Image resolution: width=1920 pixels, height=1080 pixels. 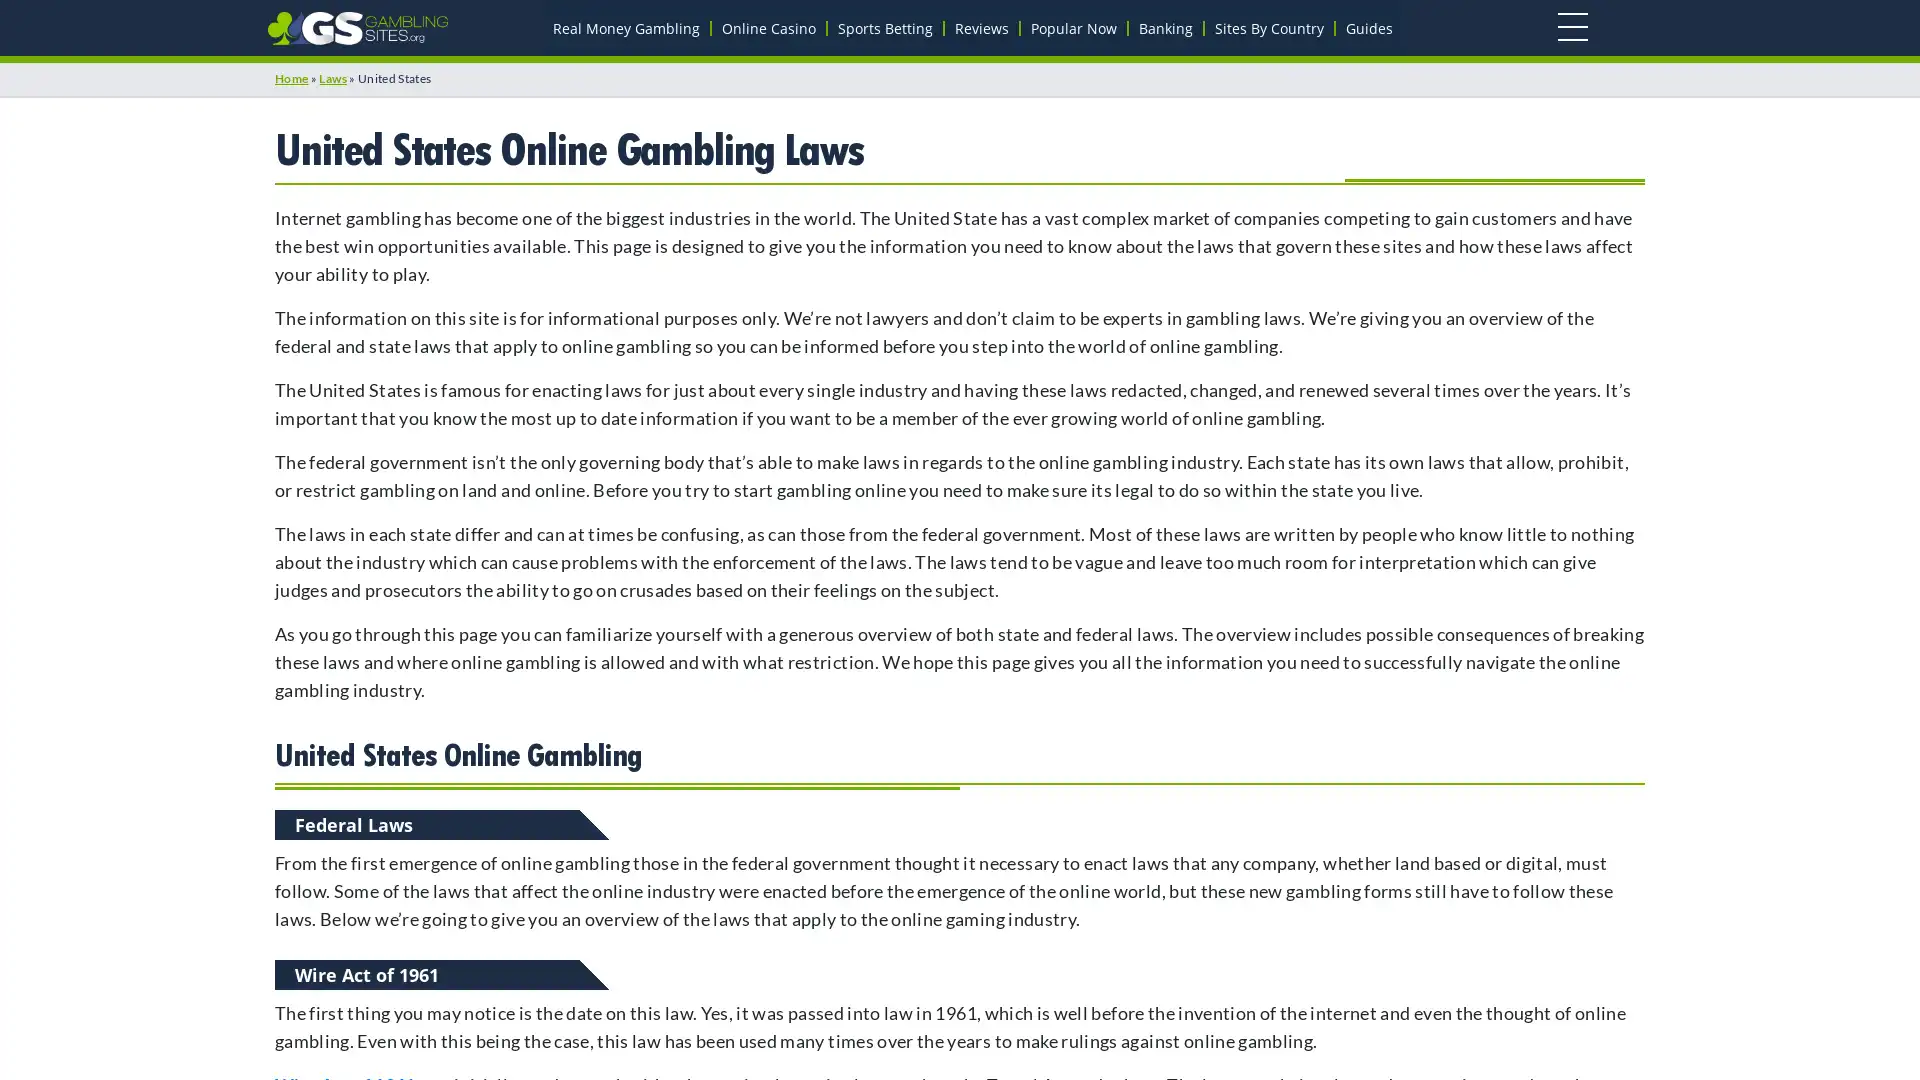 I want to click on Toggle navigation, so click(x=1570, y=27).